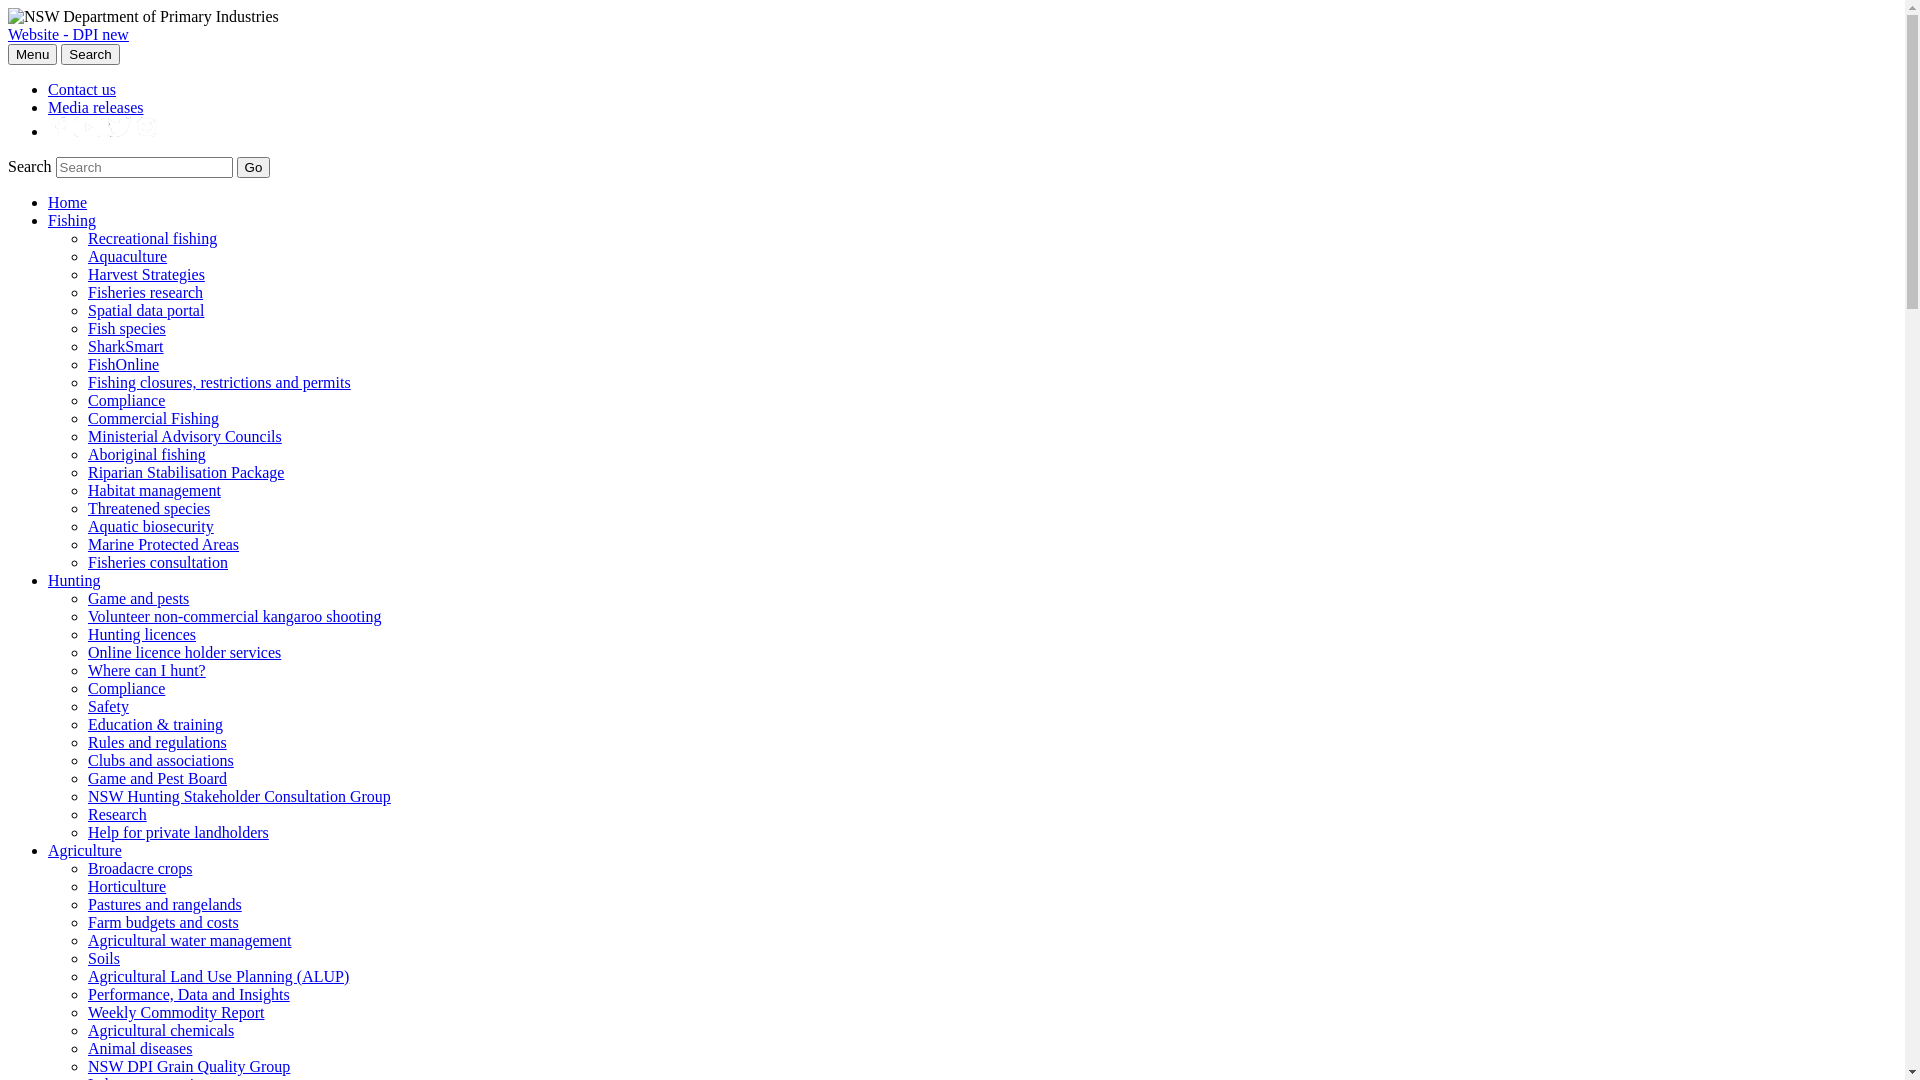 The image size is (1920, 1080). What do you see at coordinates (32, 53) in the screenshot?
I see `'Menu'` at bounding box center [32, 53].